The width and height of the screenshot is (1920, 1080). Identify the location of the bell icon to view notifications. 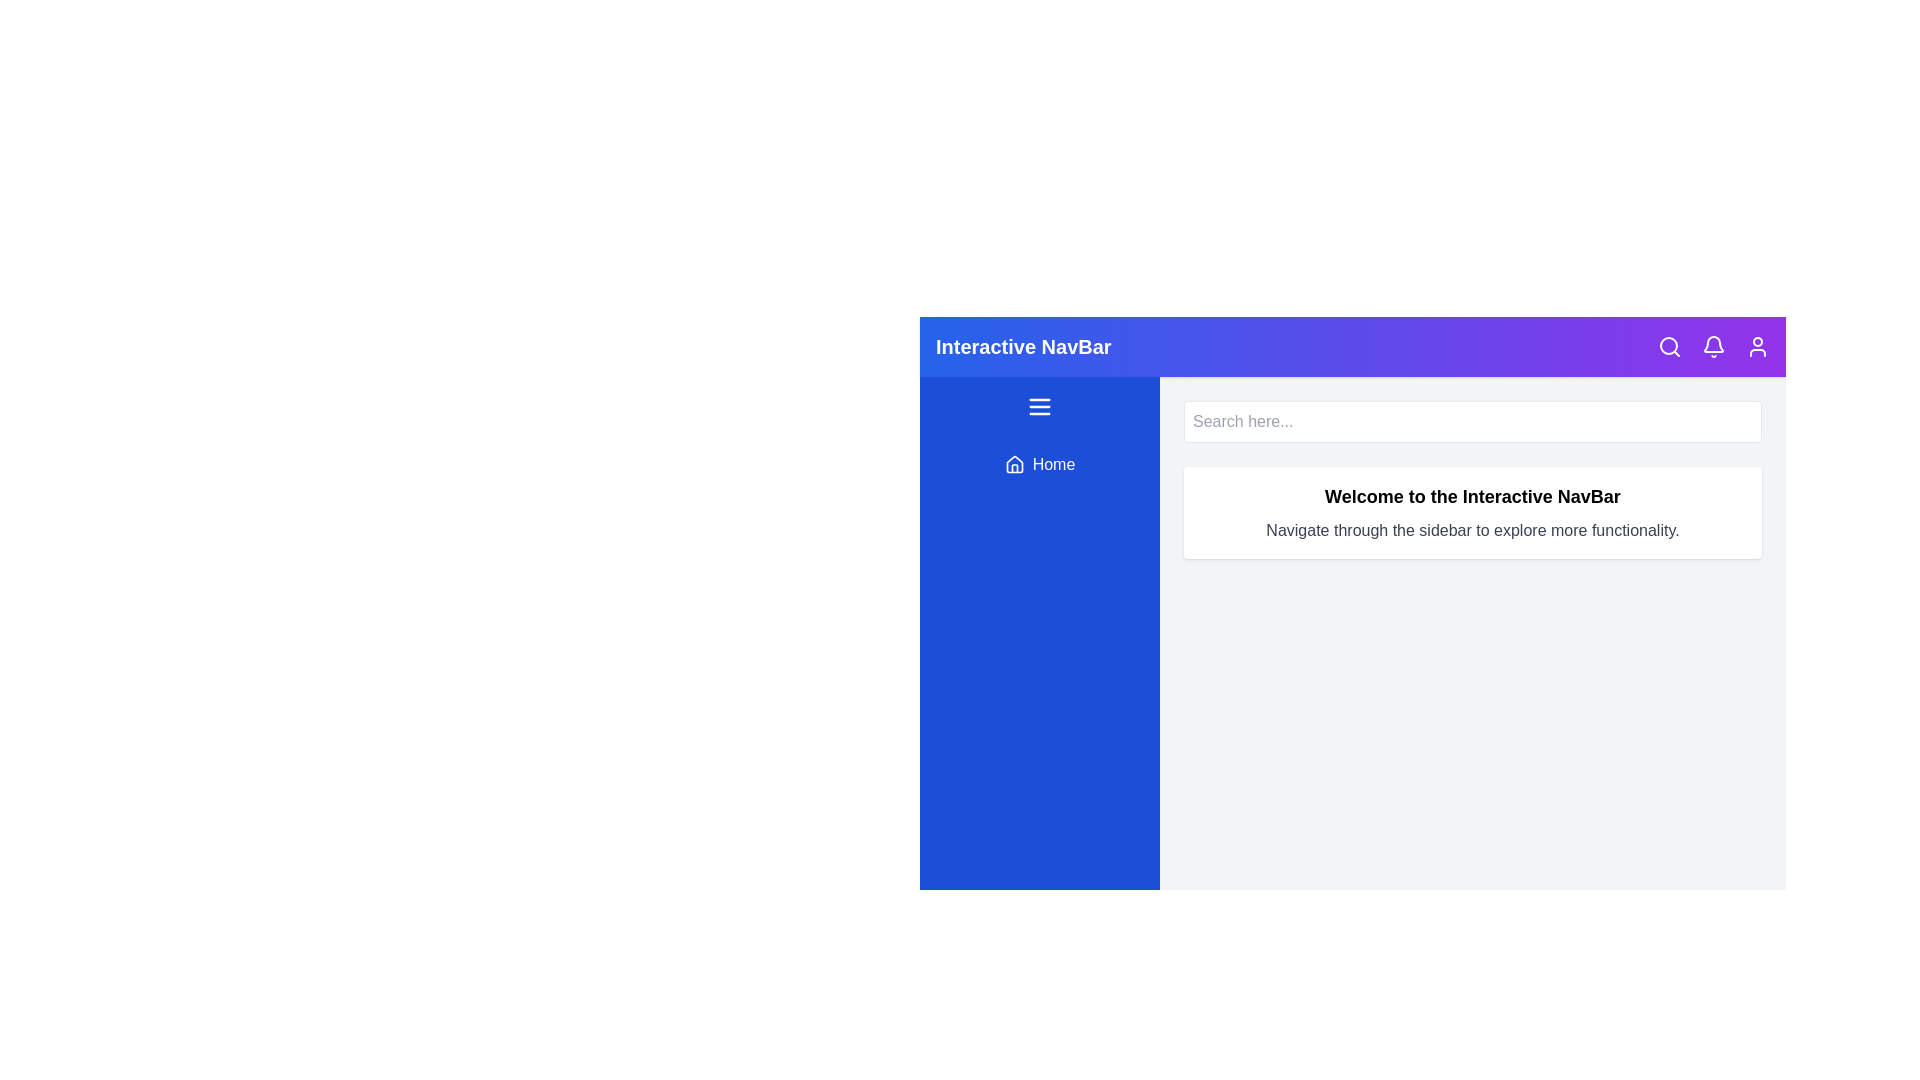
(1712, 346).